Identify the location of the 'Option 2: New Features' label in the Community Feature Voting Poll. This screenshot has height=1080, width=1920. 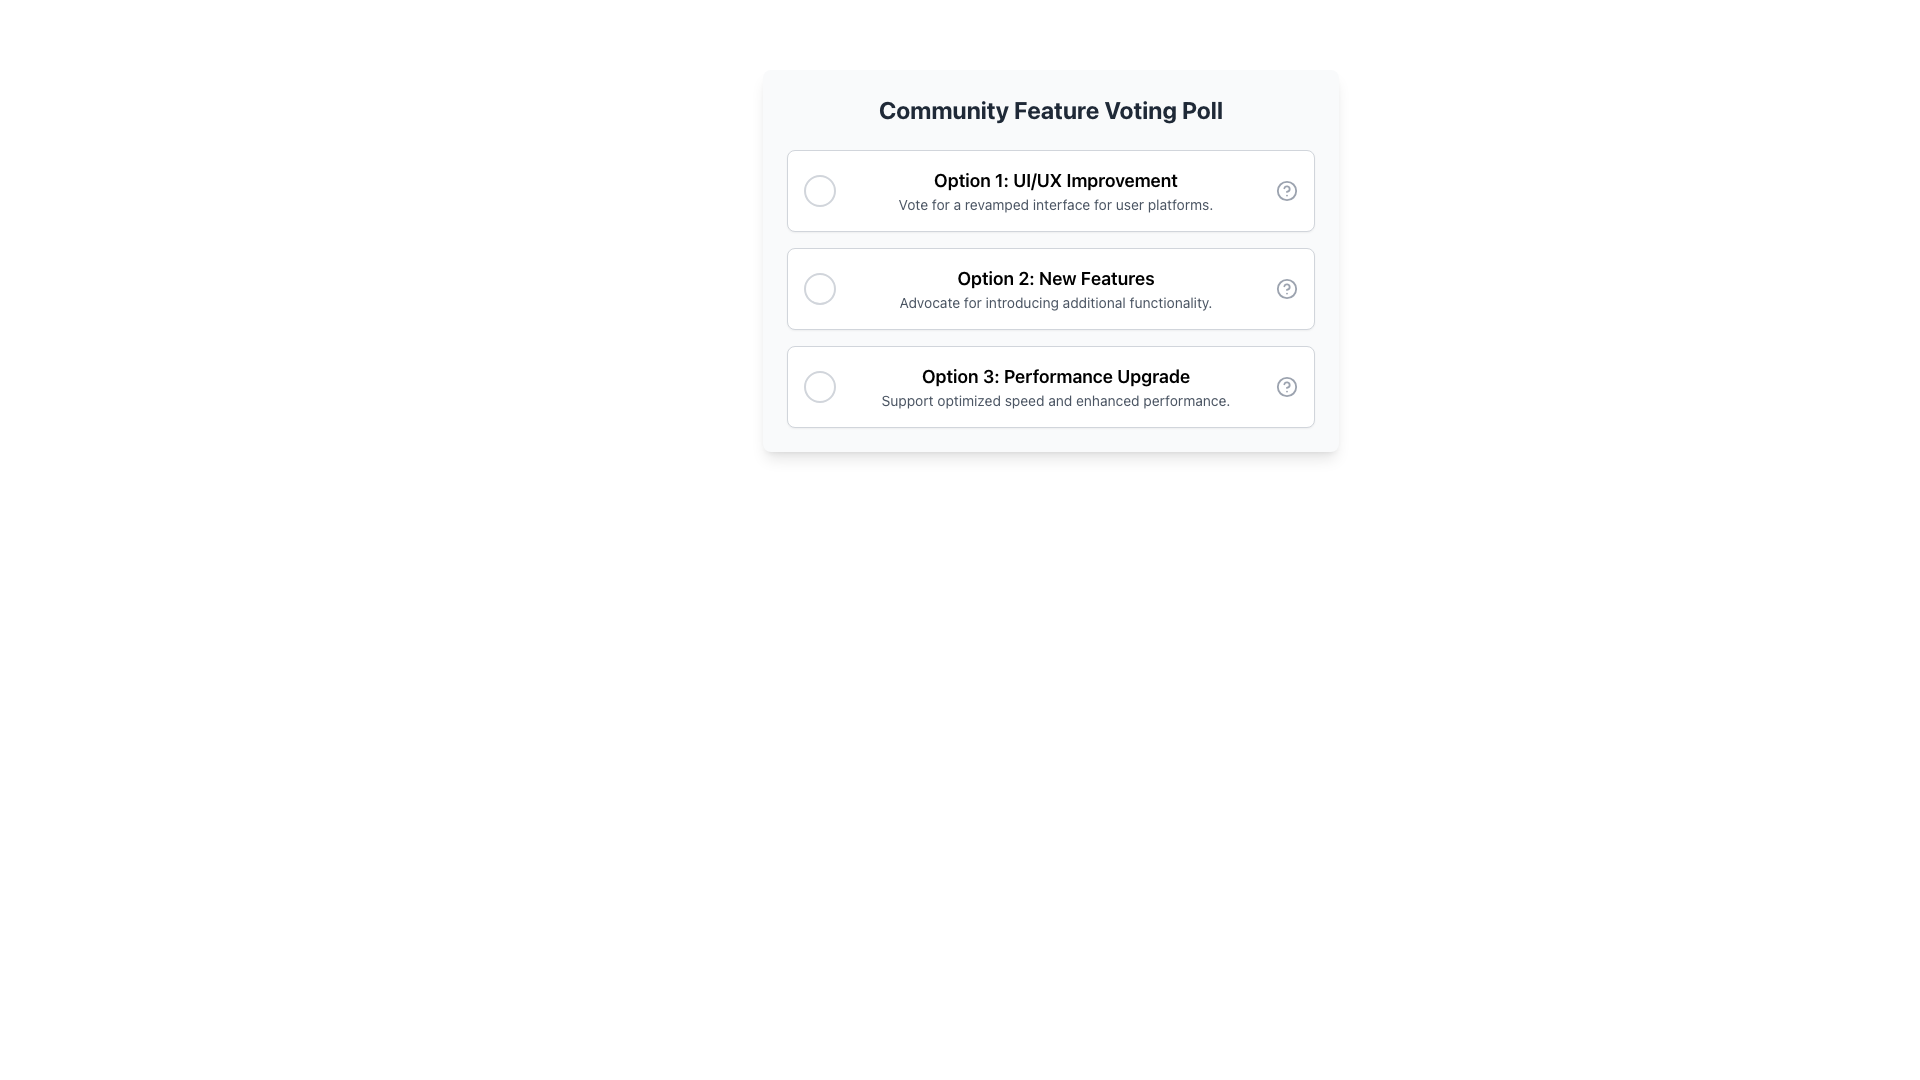
(1055, 289).